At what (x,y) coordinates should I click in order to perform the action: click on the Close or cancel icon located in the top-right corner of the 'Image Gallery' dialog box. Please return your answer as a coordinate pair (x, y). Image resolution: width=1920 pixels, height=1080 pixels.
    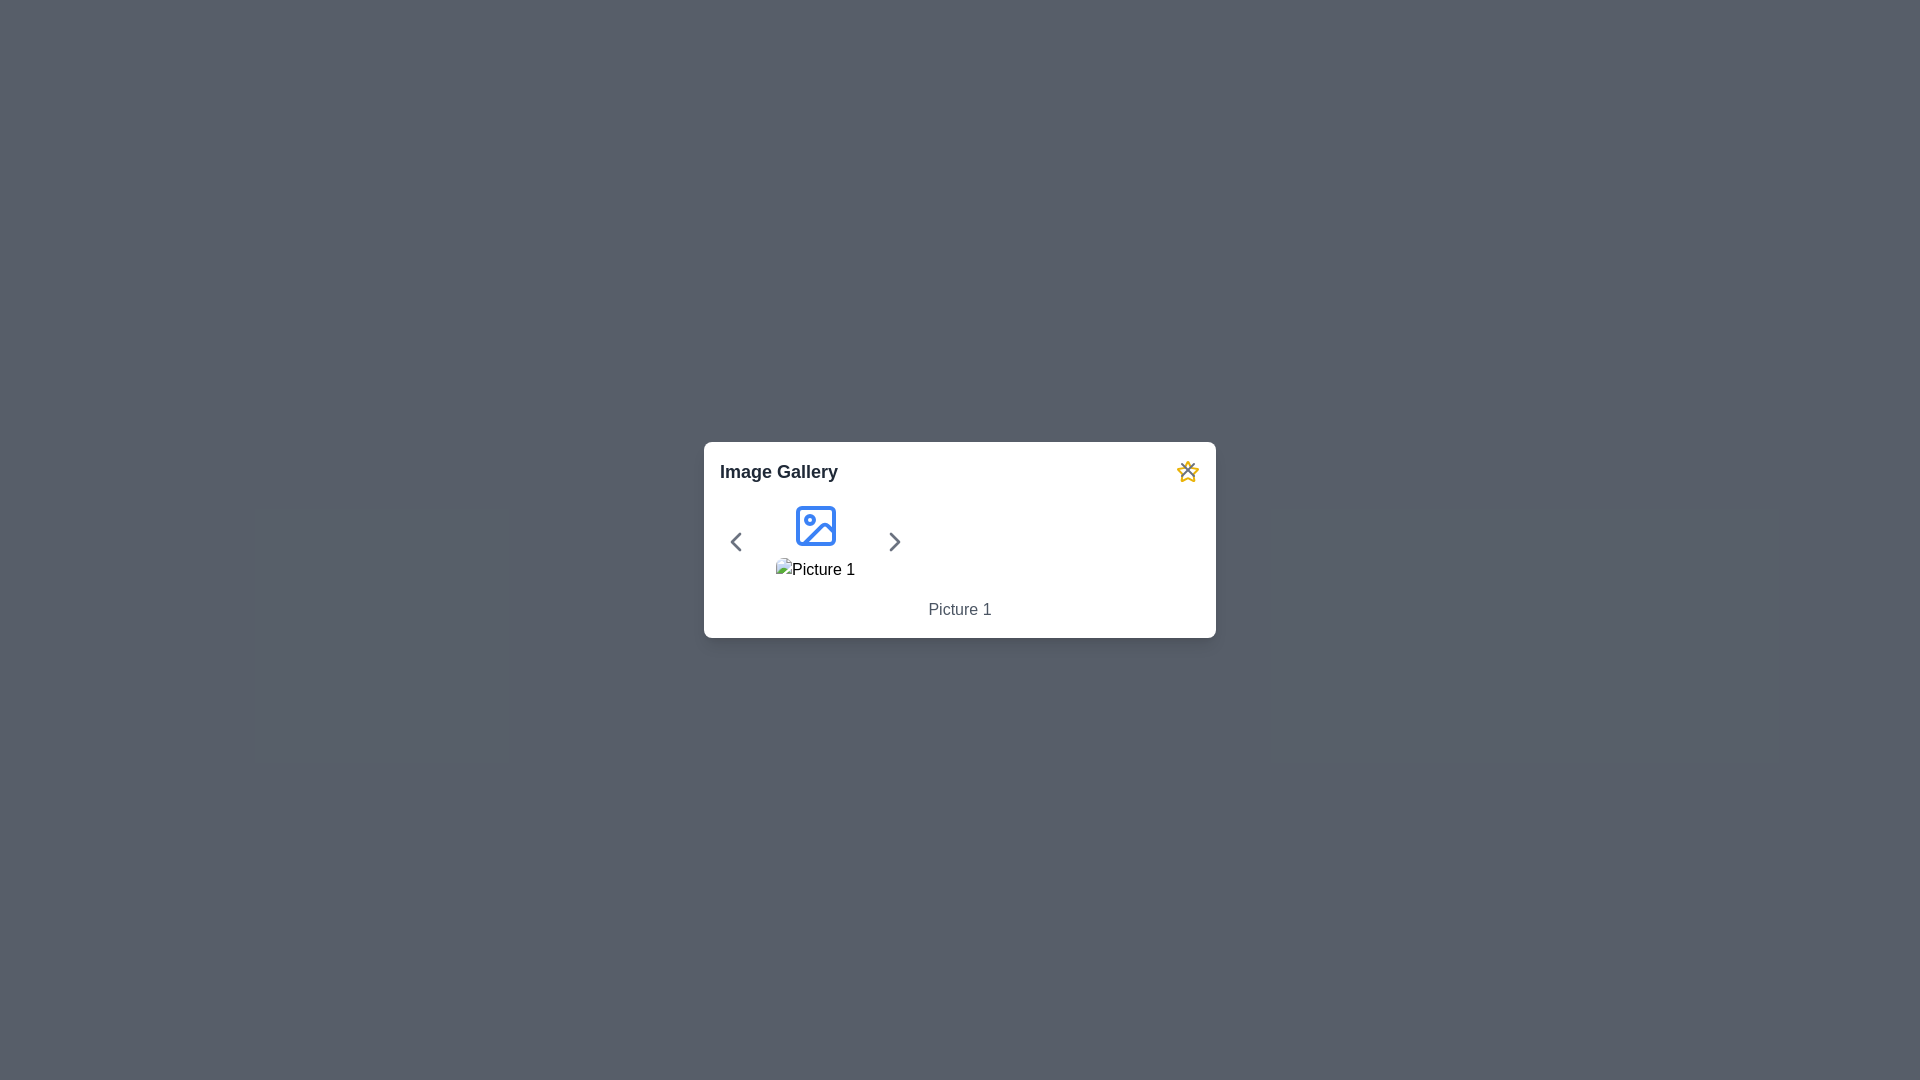
    Looking at the image, I should click on (1188, 470).